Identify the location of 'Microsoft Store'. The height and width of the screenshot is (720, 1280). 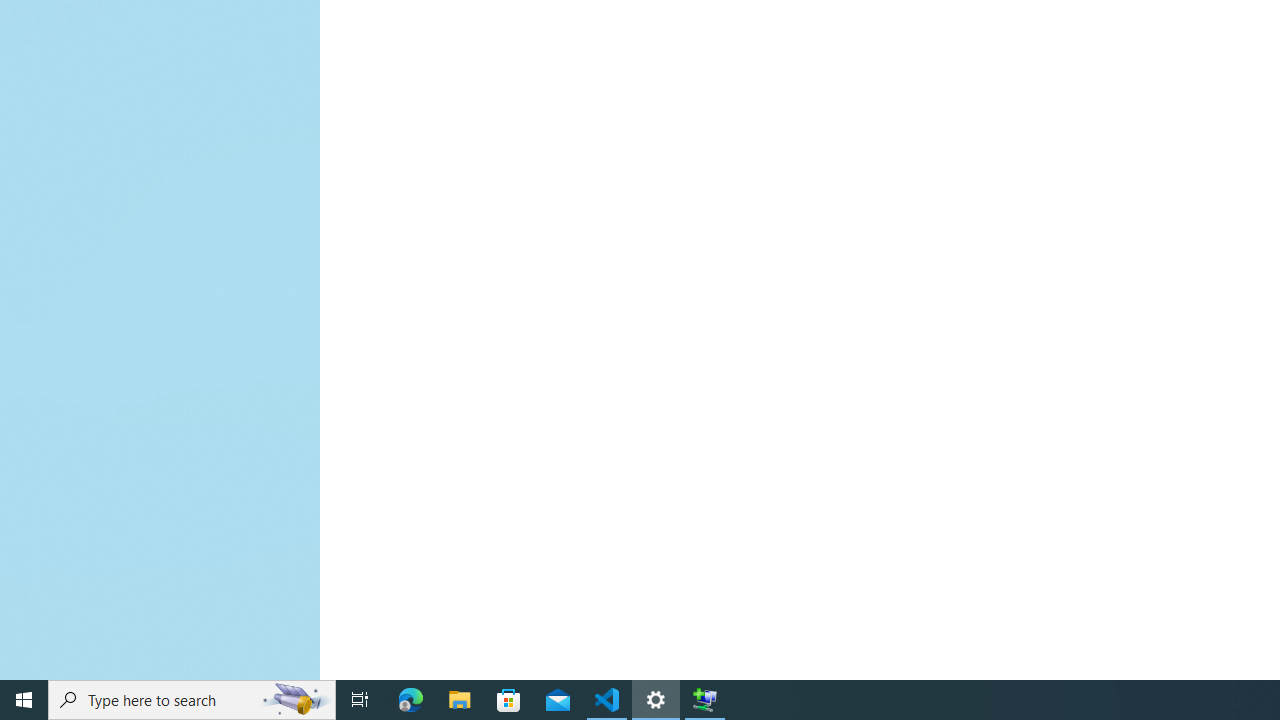
(509, 698).